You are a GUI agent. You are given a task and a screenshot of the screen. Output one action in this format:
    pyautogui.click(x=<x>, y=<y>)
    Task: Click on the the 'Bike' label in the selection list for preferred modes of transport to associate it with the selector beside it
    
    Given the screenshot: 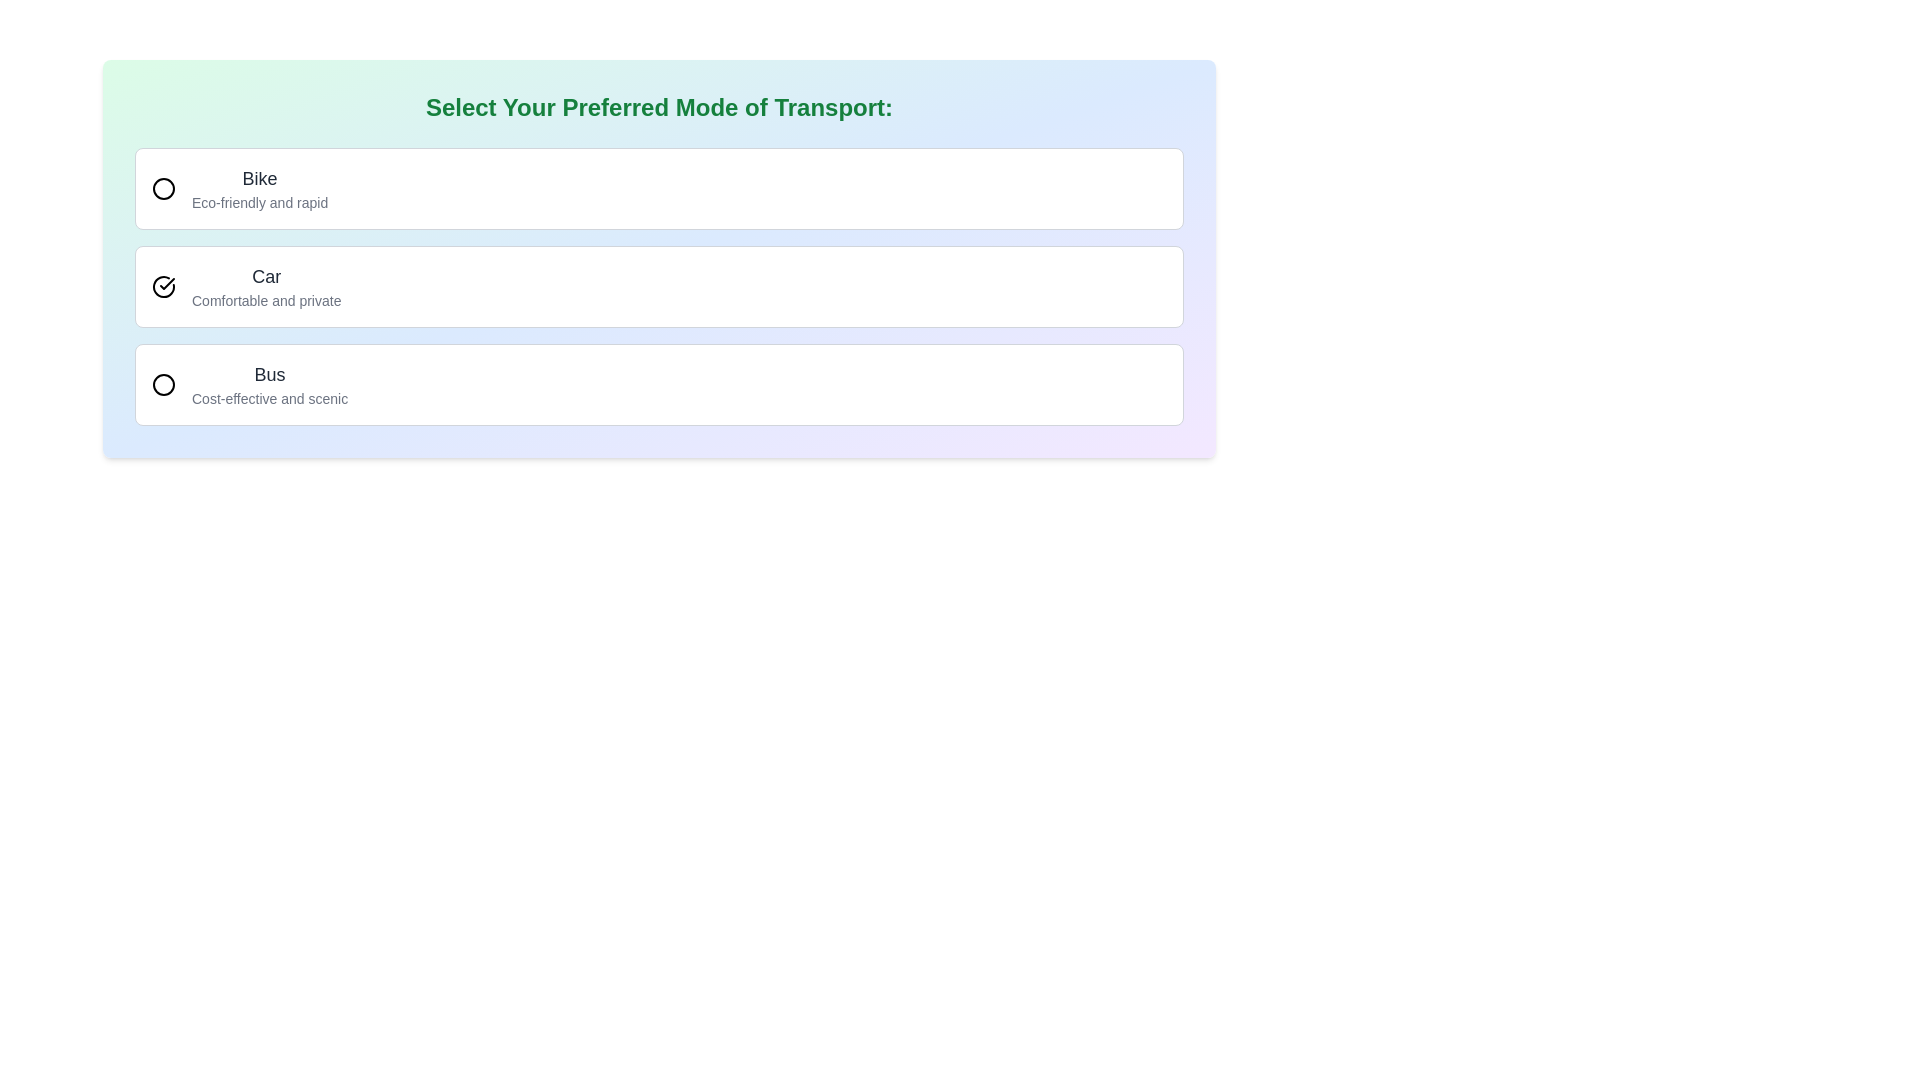 What is the action you would take?
    pyautogui.click(x=259, y=189)
    